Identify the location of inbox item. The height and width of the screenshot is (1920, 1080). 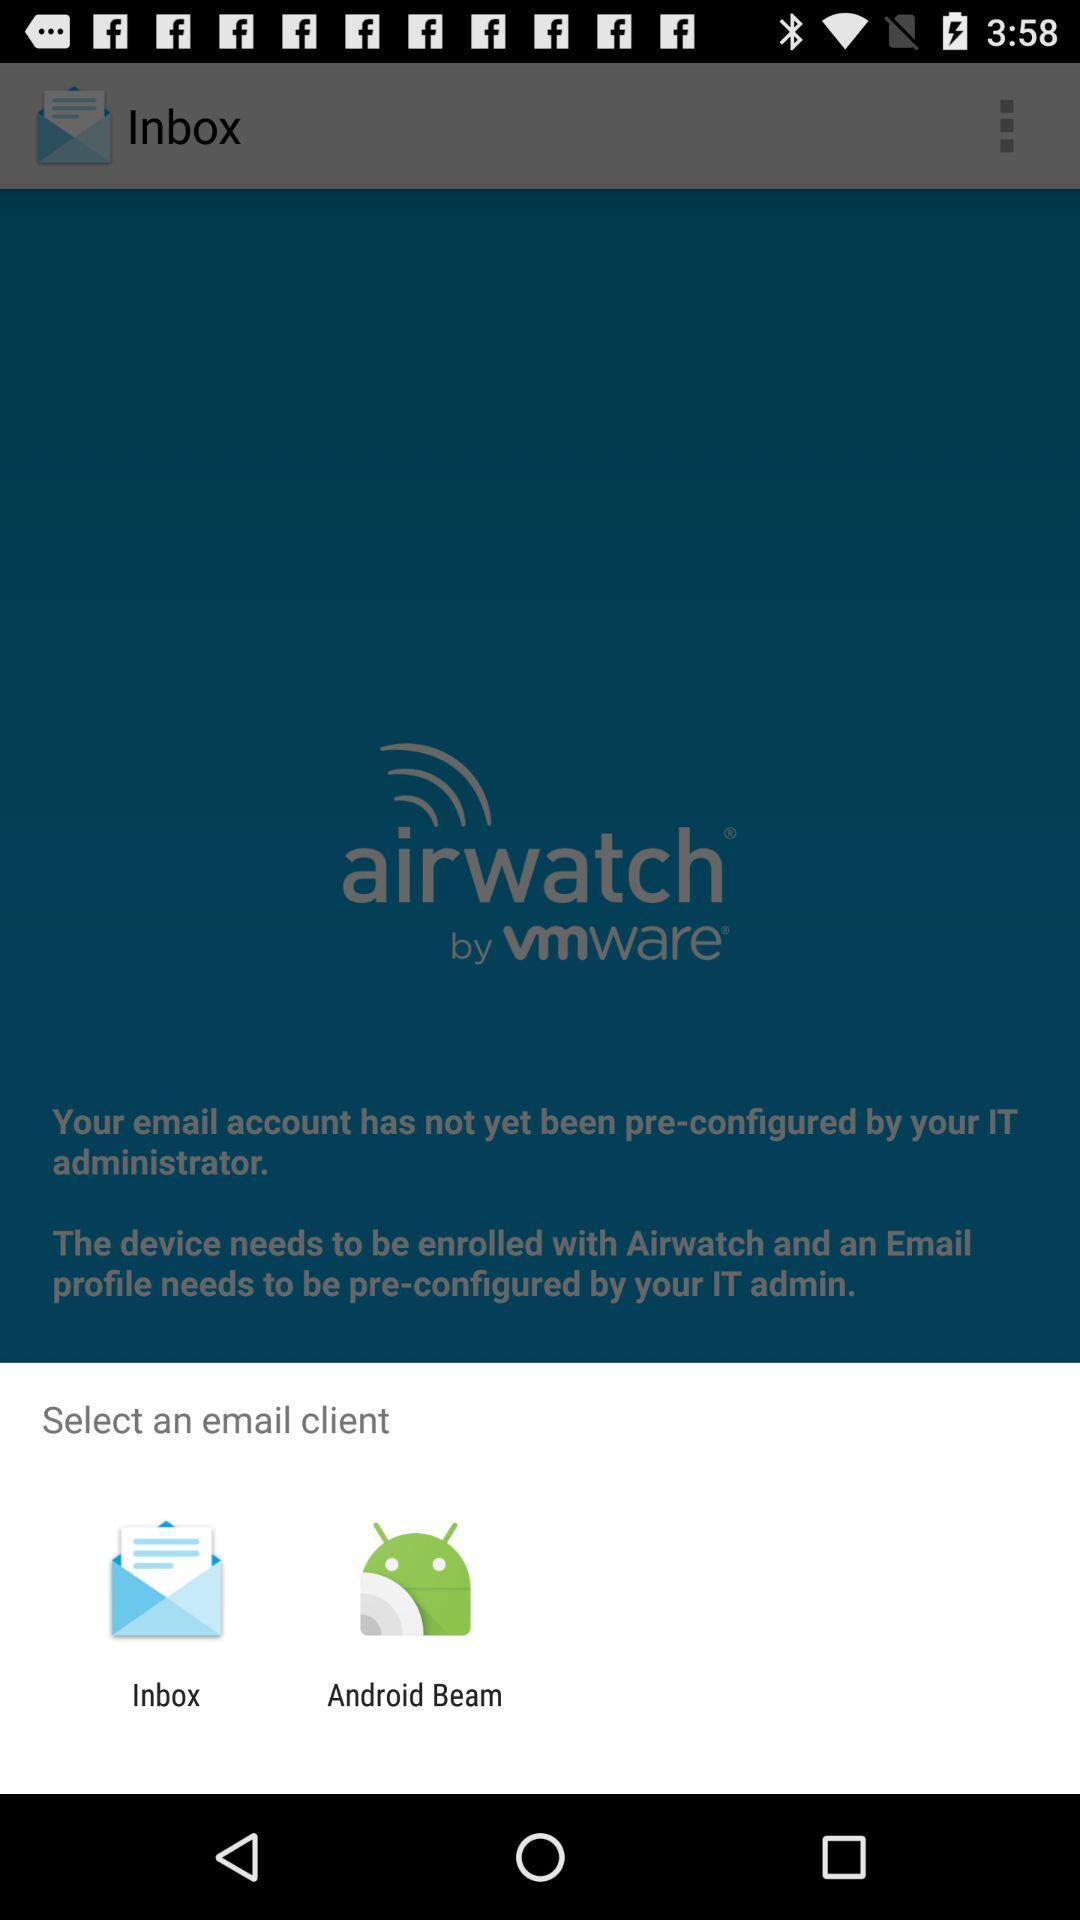
(165, 1711).